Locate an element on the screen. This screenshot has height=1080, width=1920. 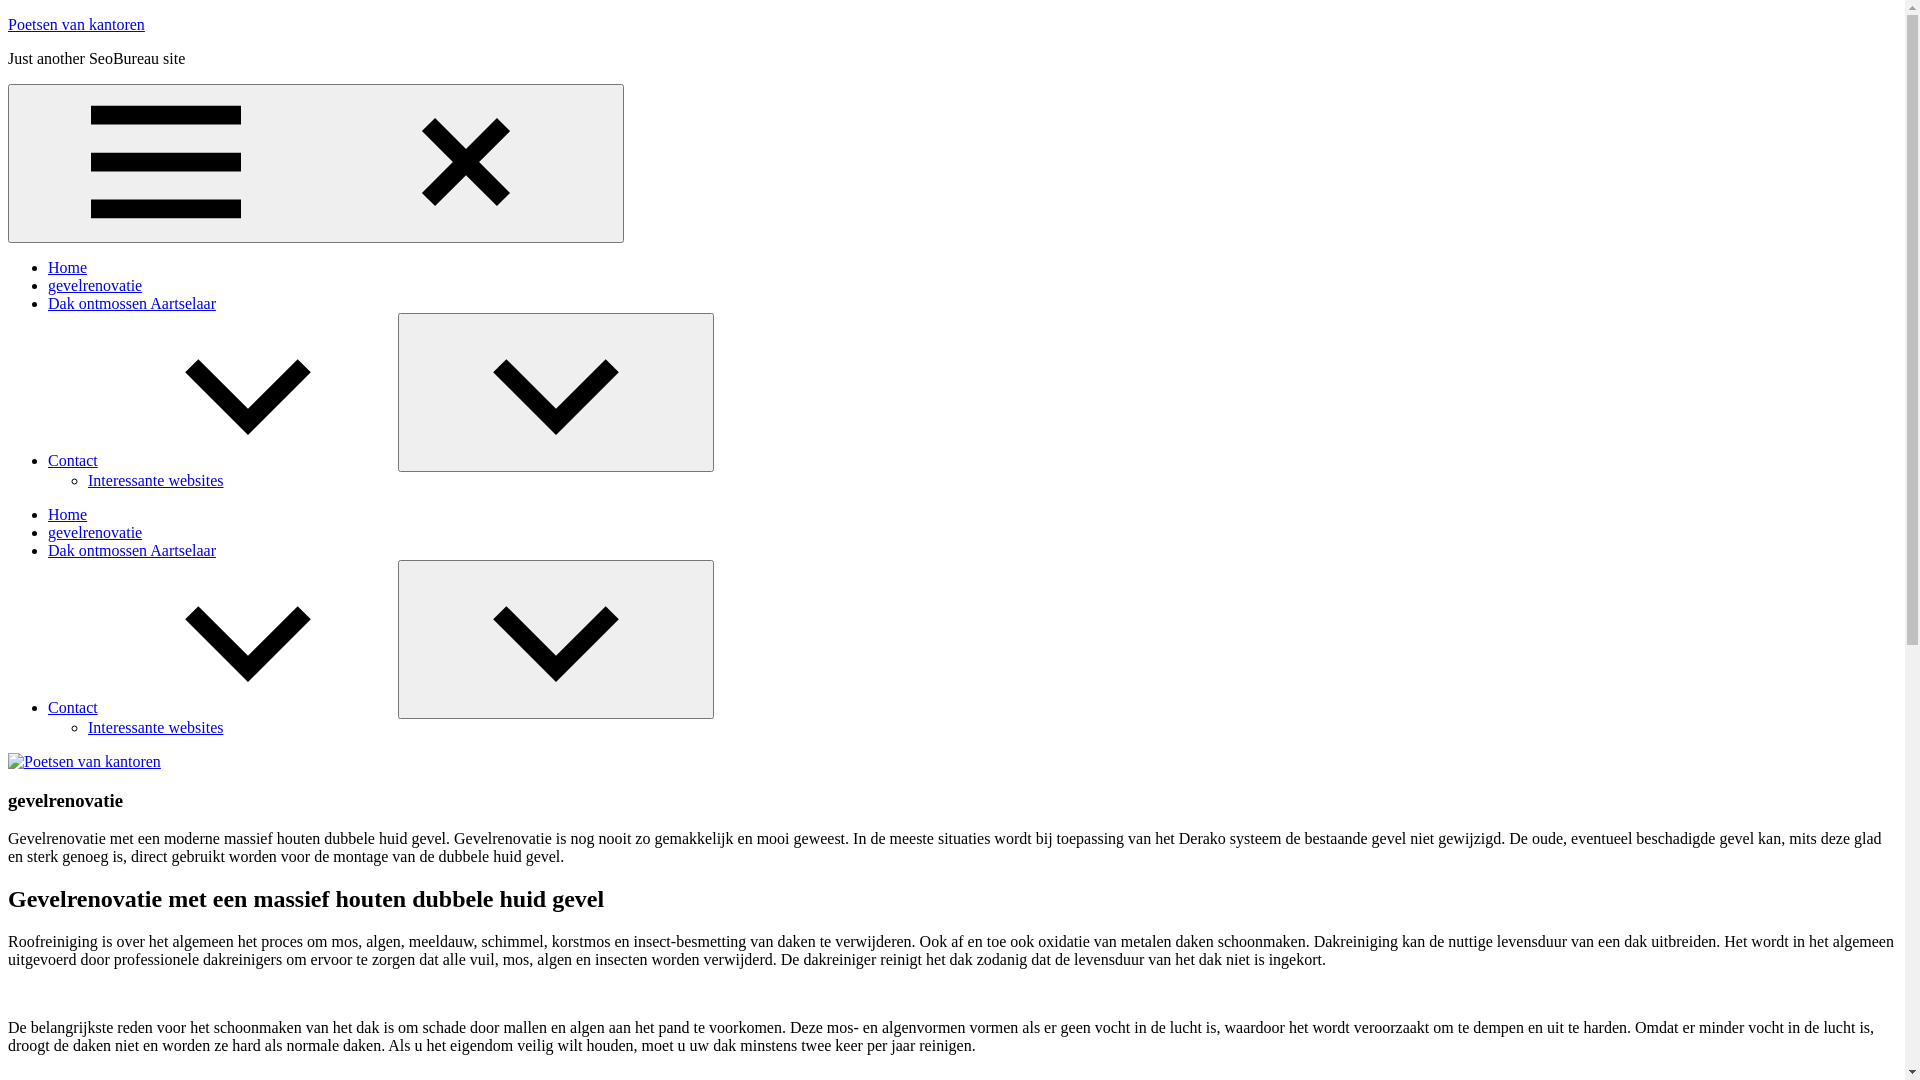
'Home' is located at coordinates (48, 266).